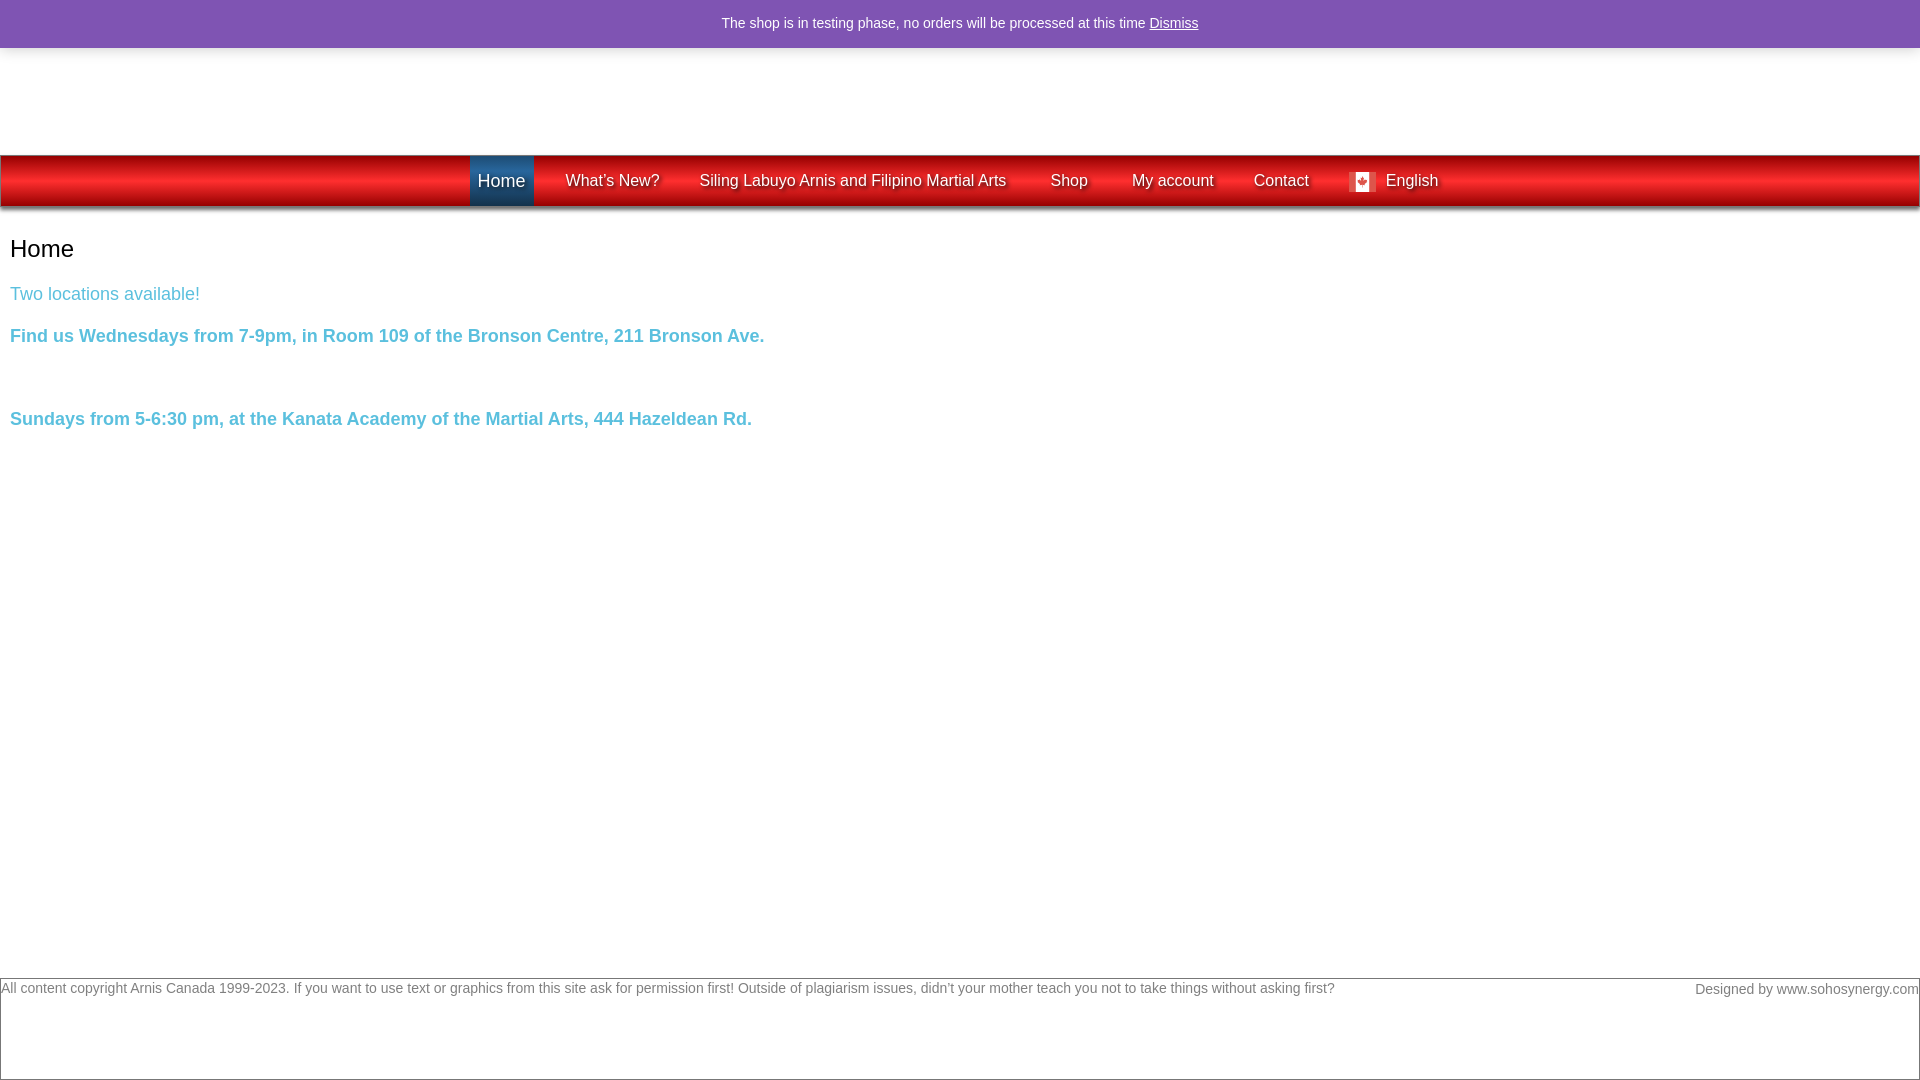 This screenshot has height=1080, width=1920. What do you see at coordinates (1395, 181) in the screenshot?
I see `'English'` at bounding box center [1395, 181].